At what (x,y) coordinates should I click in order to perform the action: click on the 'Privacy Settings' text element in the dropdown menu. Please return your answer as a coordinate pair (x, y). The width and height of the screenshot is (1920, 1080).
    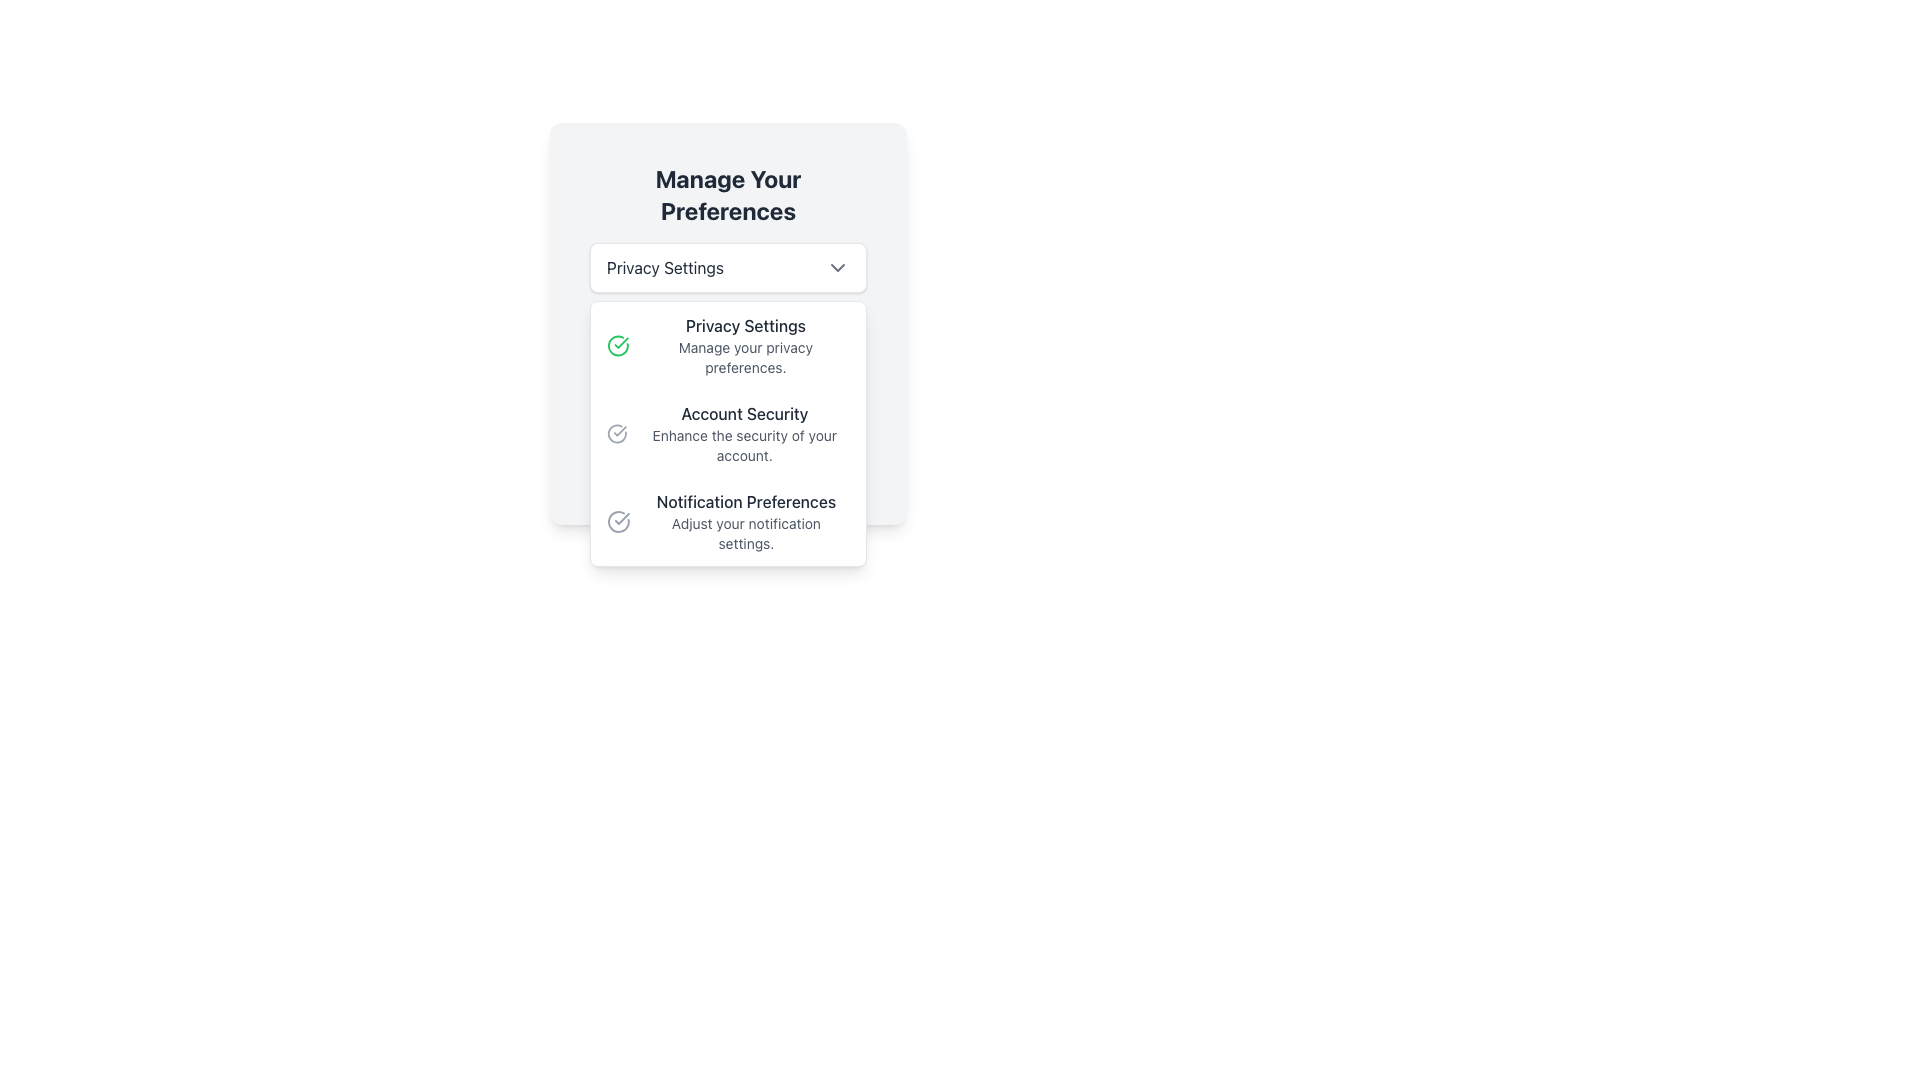
    Looking at the image, I should click on (744, 345).